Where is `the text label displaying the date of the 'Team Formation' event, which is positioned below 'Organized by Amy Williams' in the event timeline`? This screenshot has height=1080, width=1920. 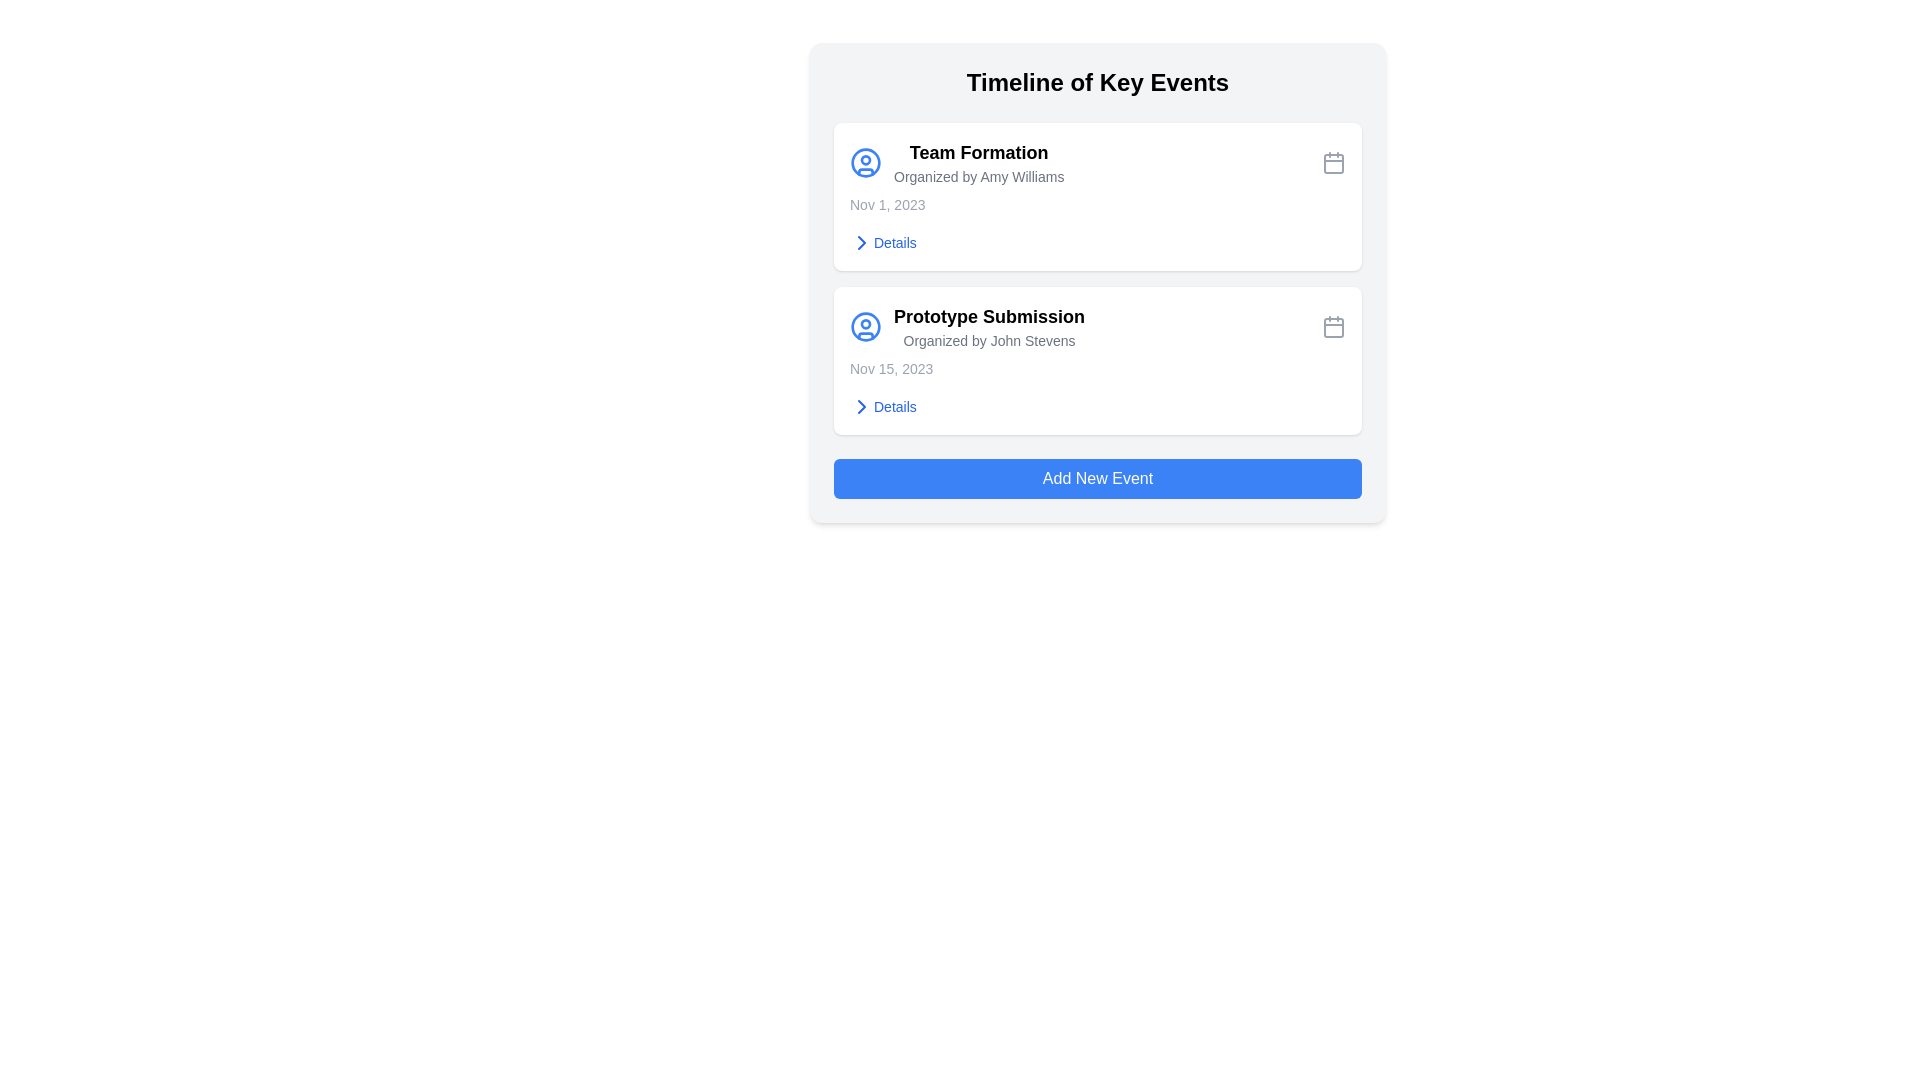 the text label displaying the date of the 'Team Formation' event, which is positioned below 'Organized by Amy Williams' in the event timeline is located at coordinates (886, 204).